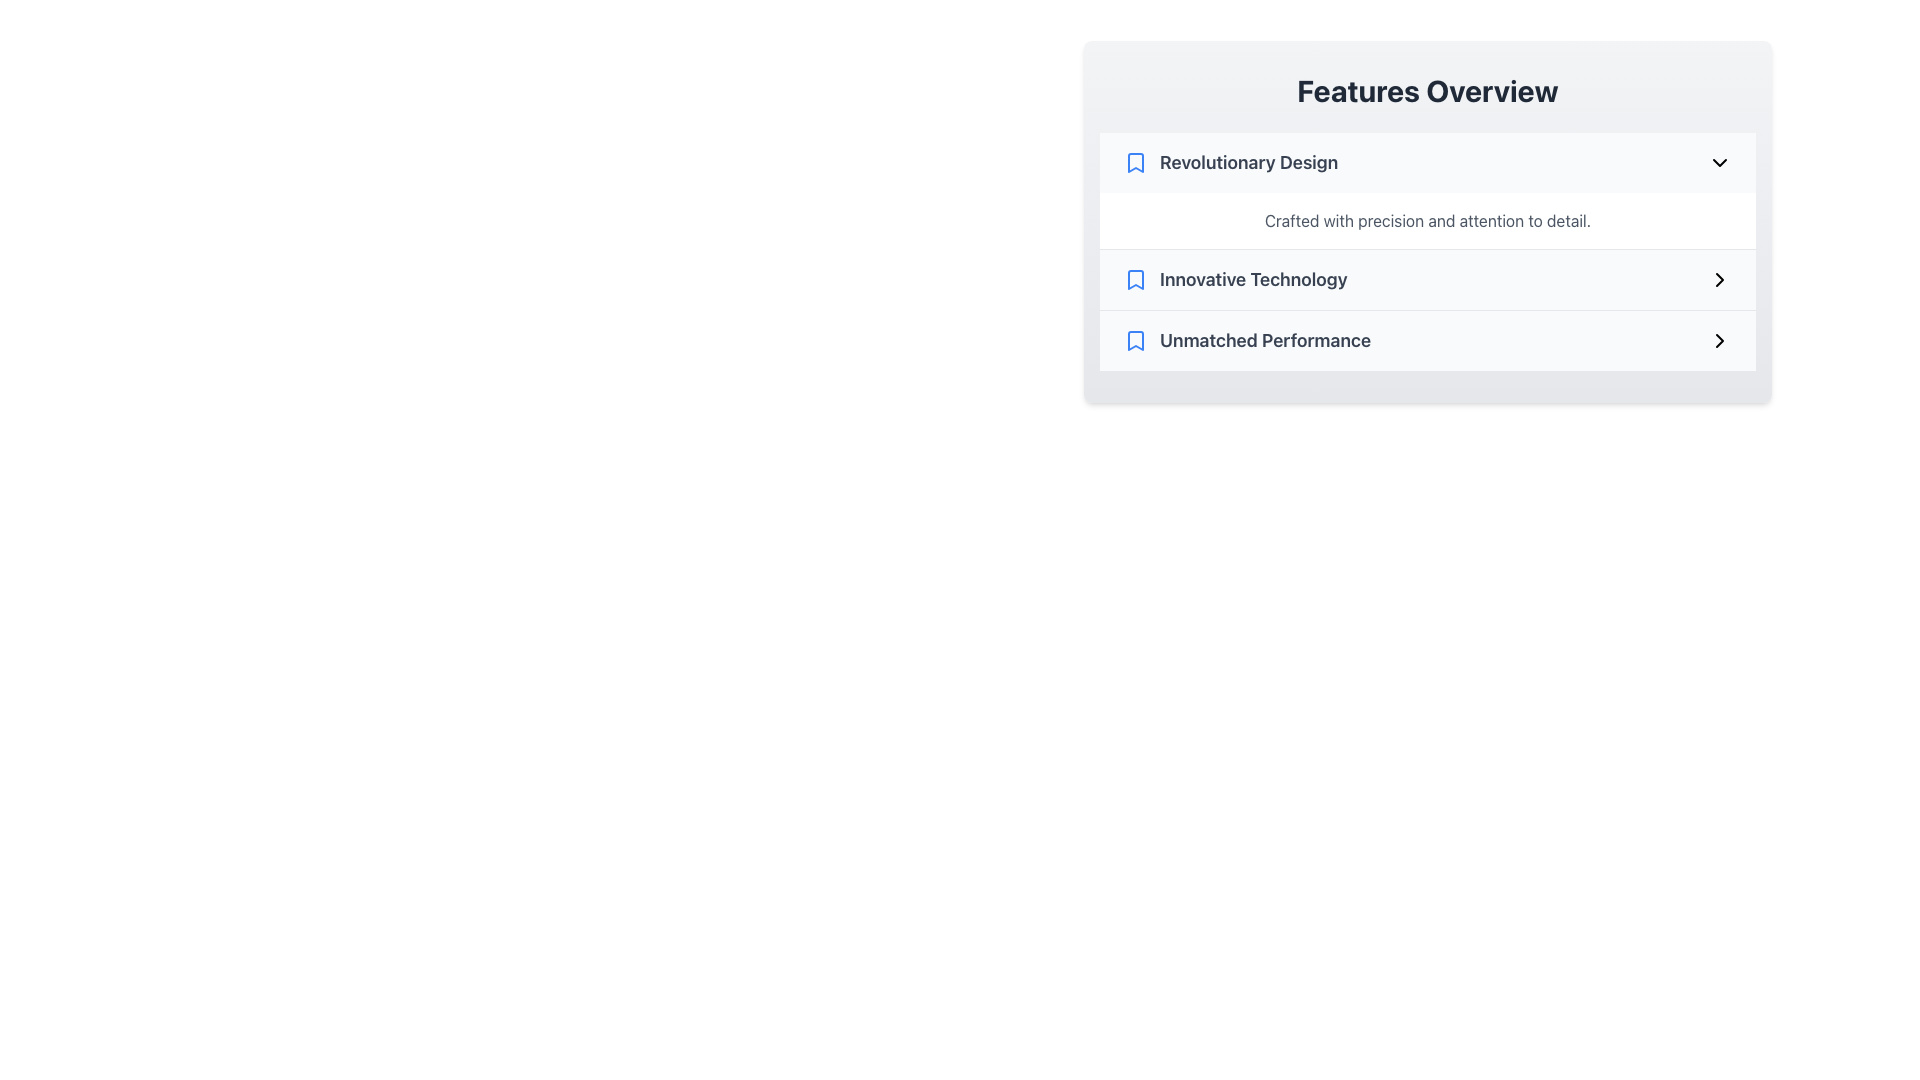  I want to click on the text block displaying 'Crafted with precision and attention to detail.' located below the 'Revolutionary Design' header, so click(1427, 220).